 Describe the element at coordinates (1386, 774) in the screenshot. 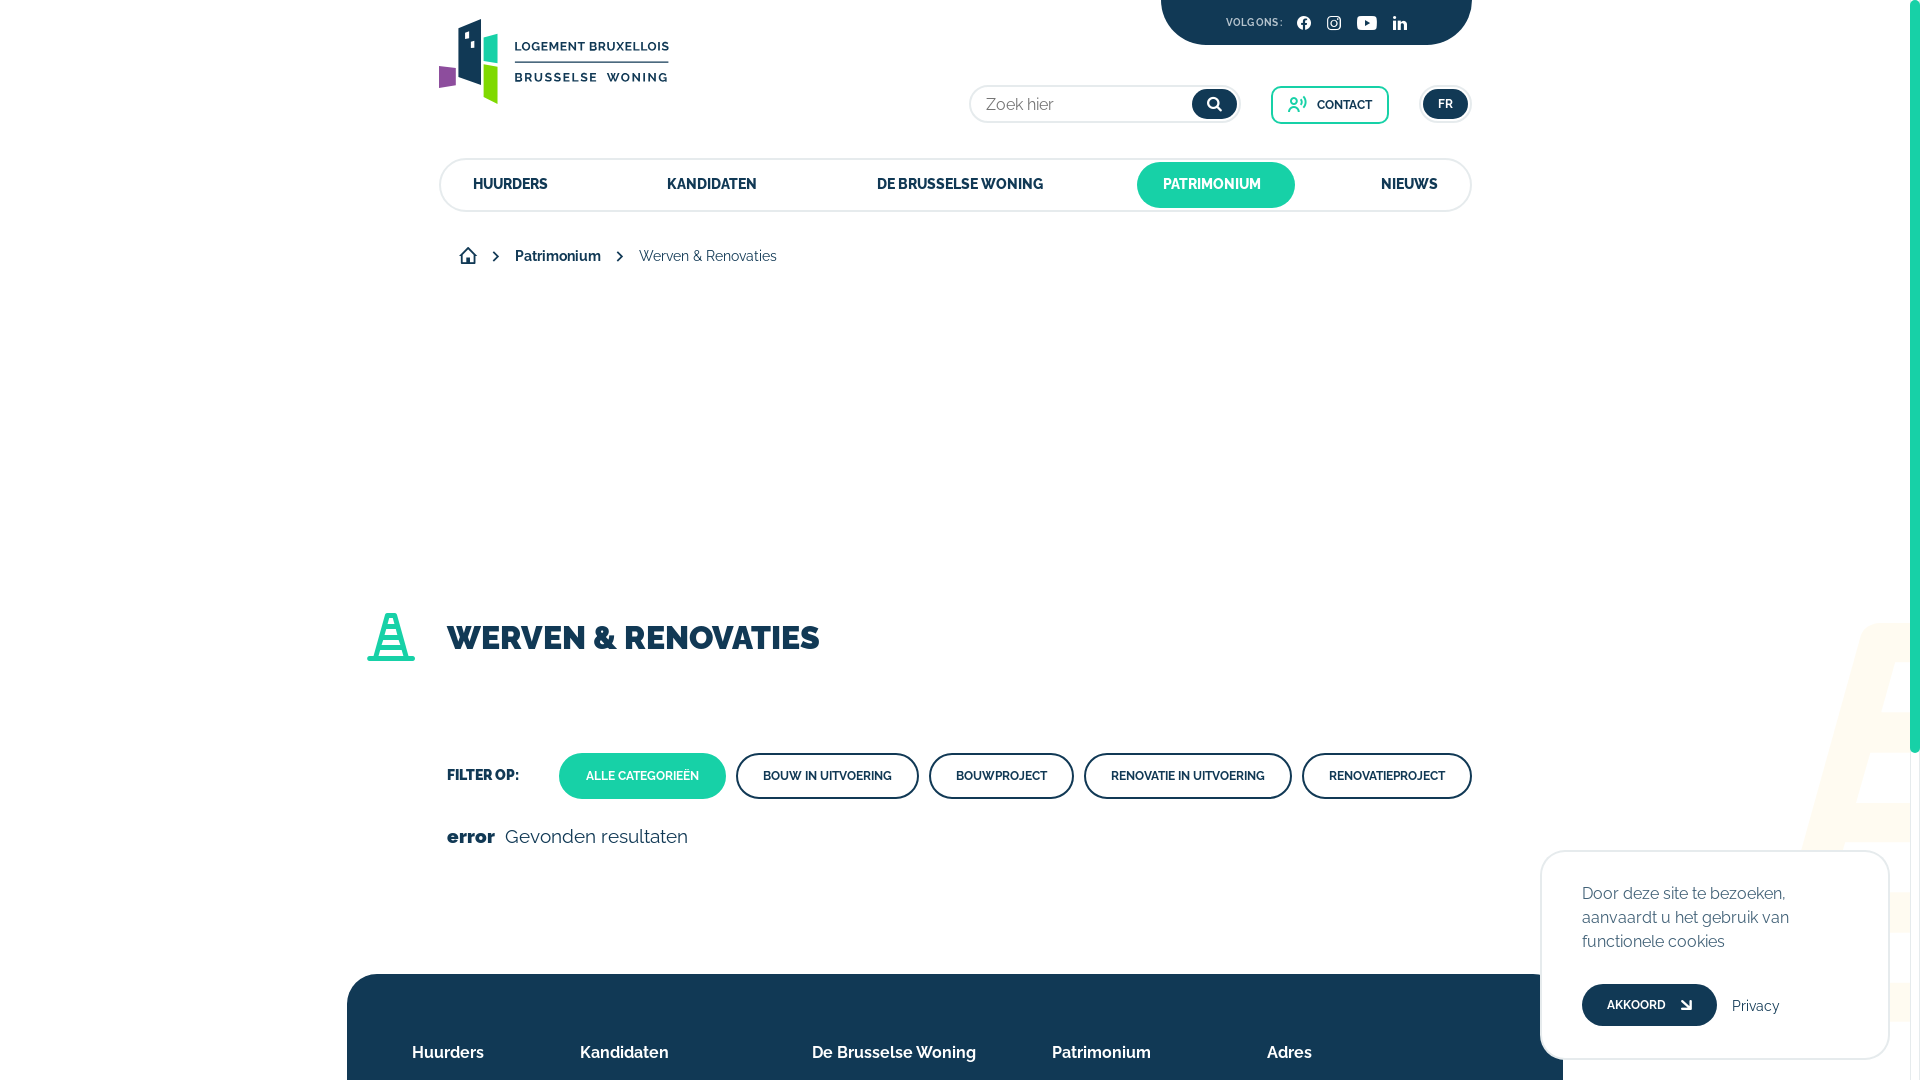

I see `'RENOVATIEPROJECT'` at that location.